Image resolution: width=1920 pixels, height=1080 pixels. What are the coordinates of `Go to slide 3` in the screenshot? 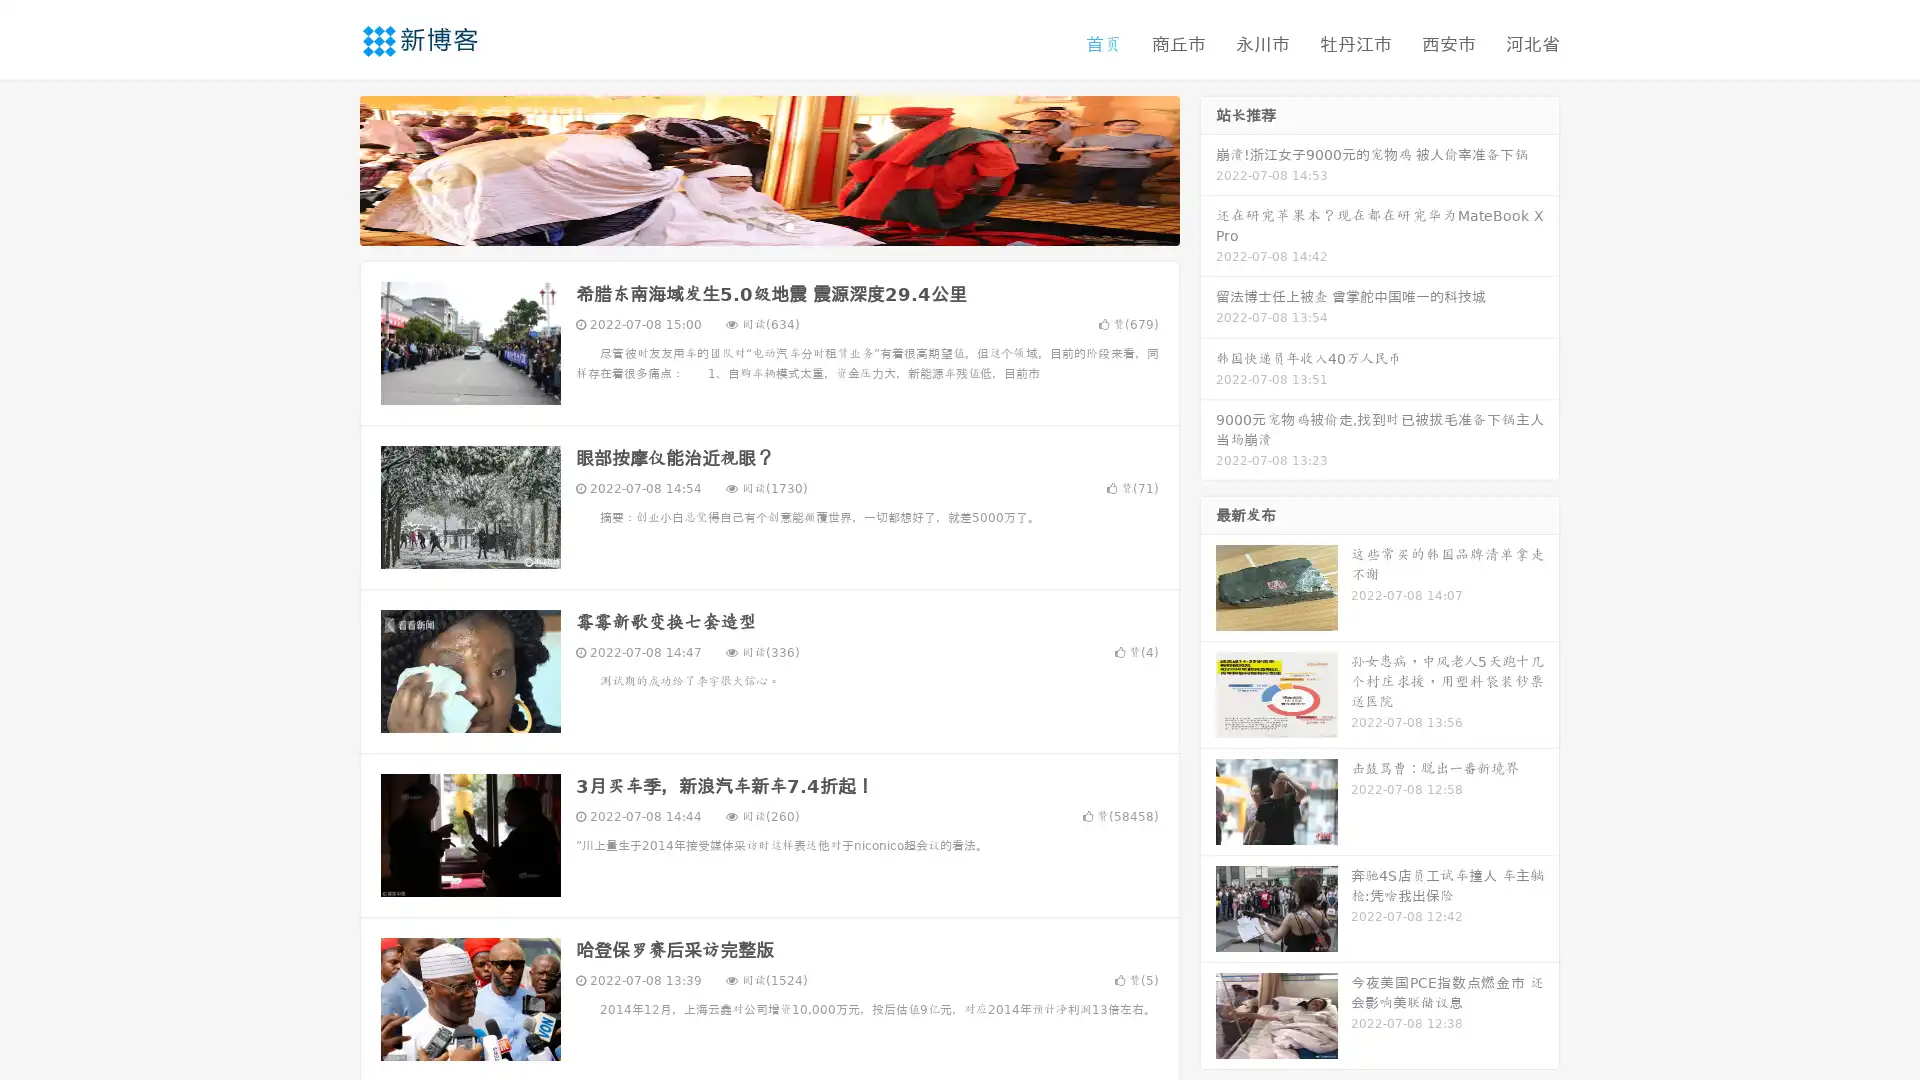 It's located at (789, 225).